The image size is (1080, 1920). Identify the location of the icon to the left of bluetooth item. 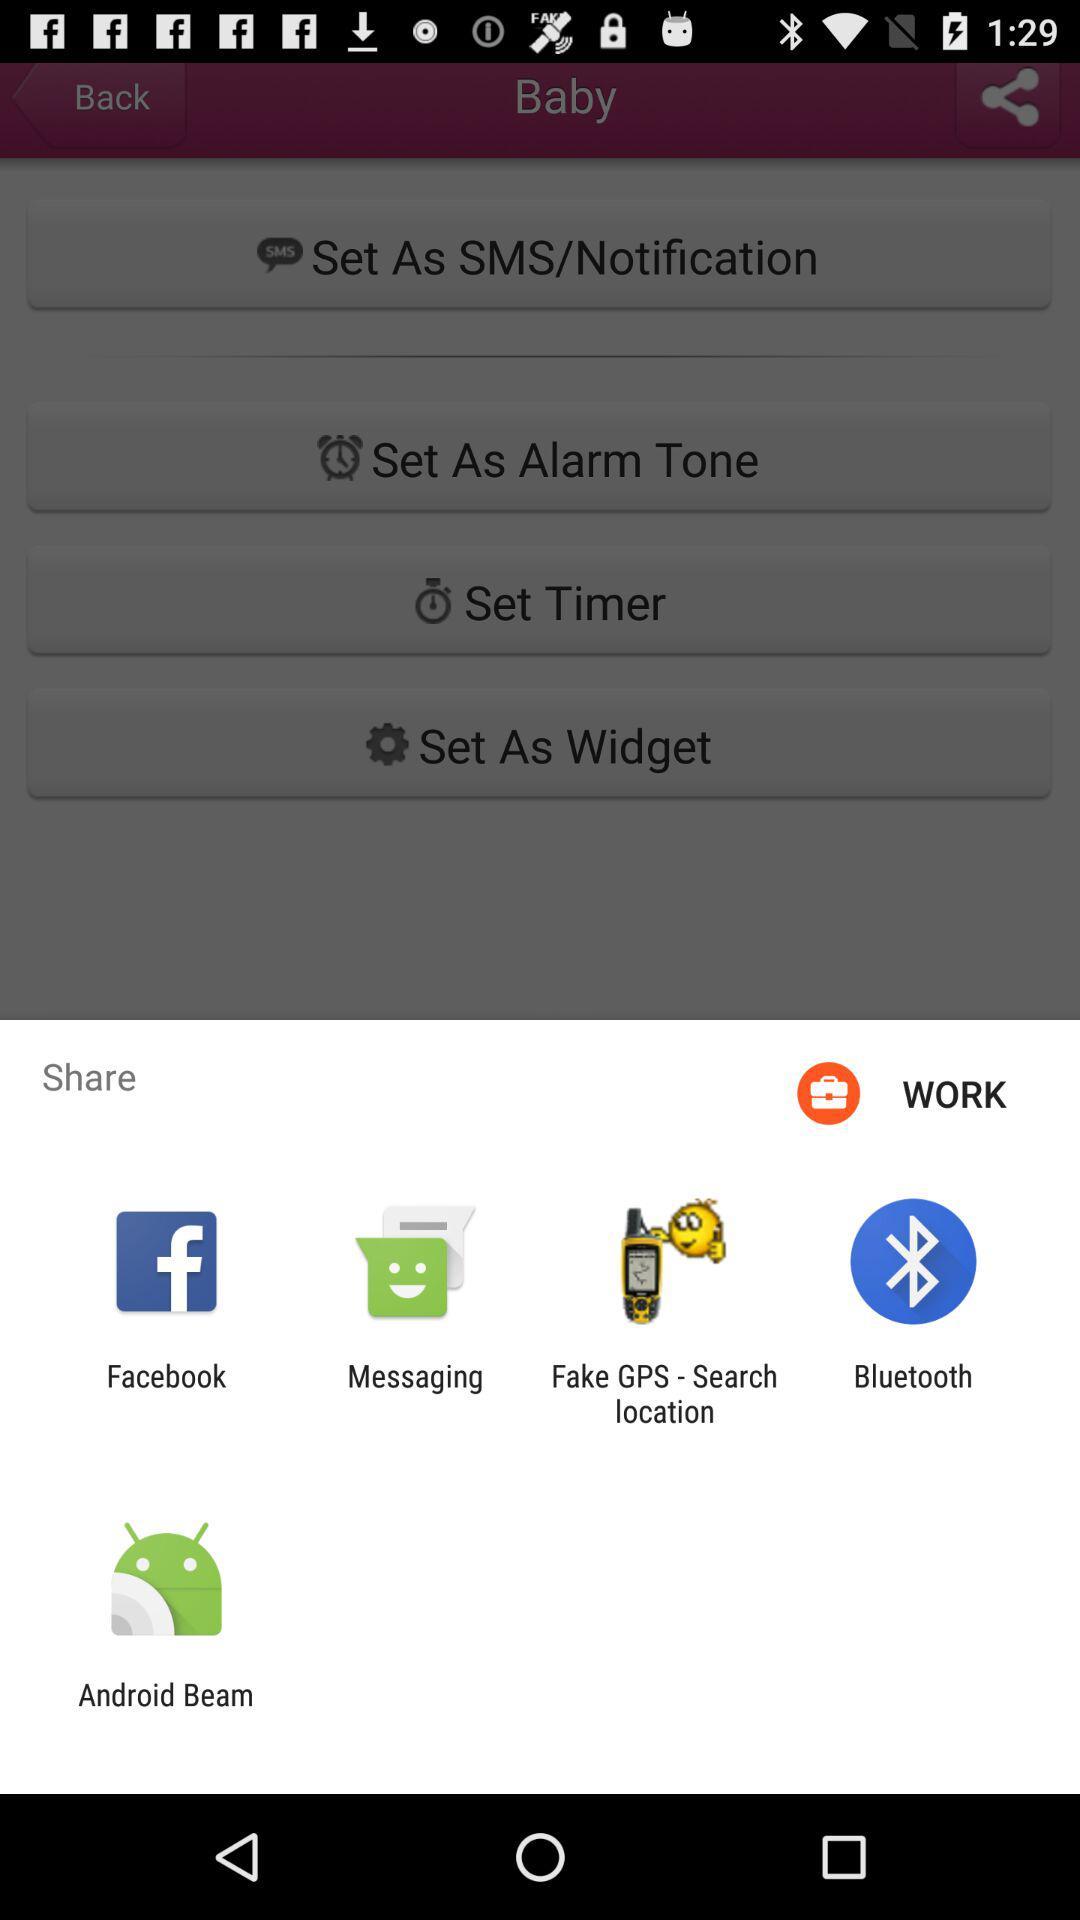
(664, 1392).